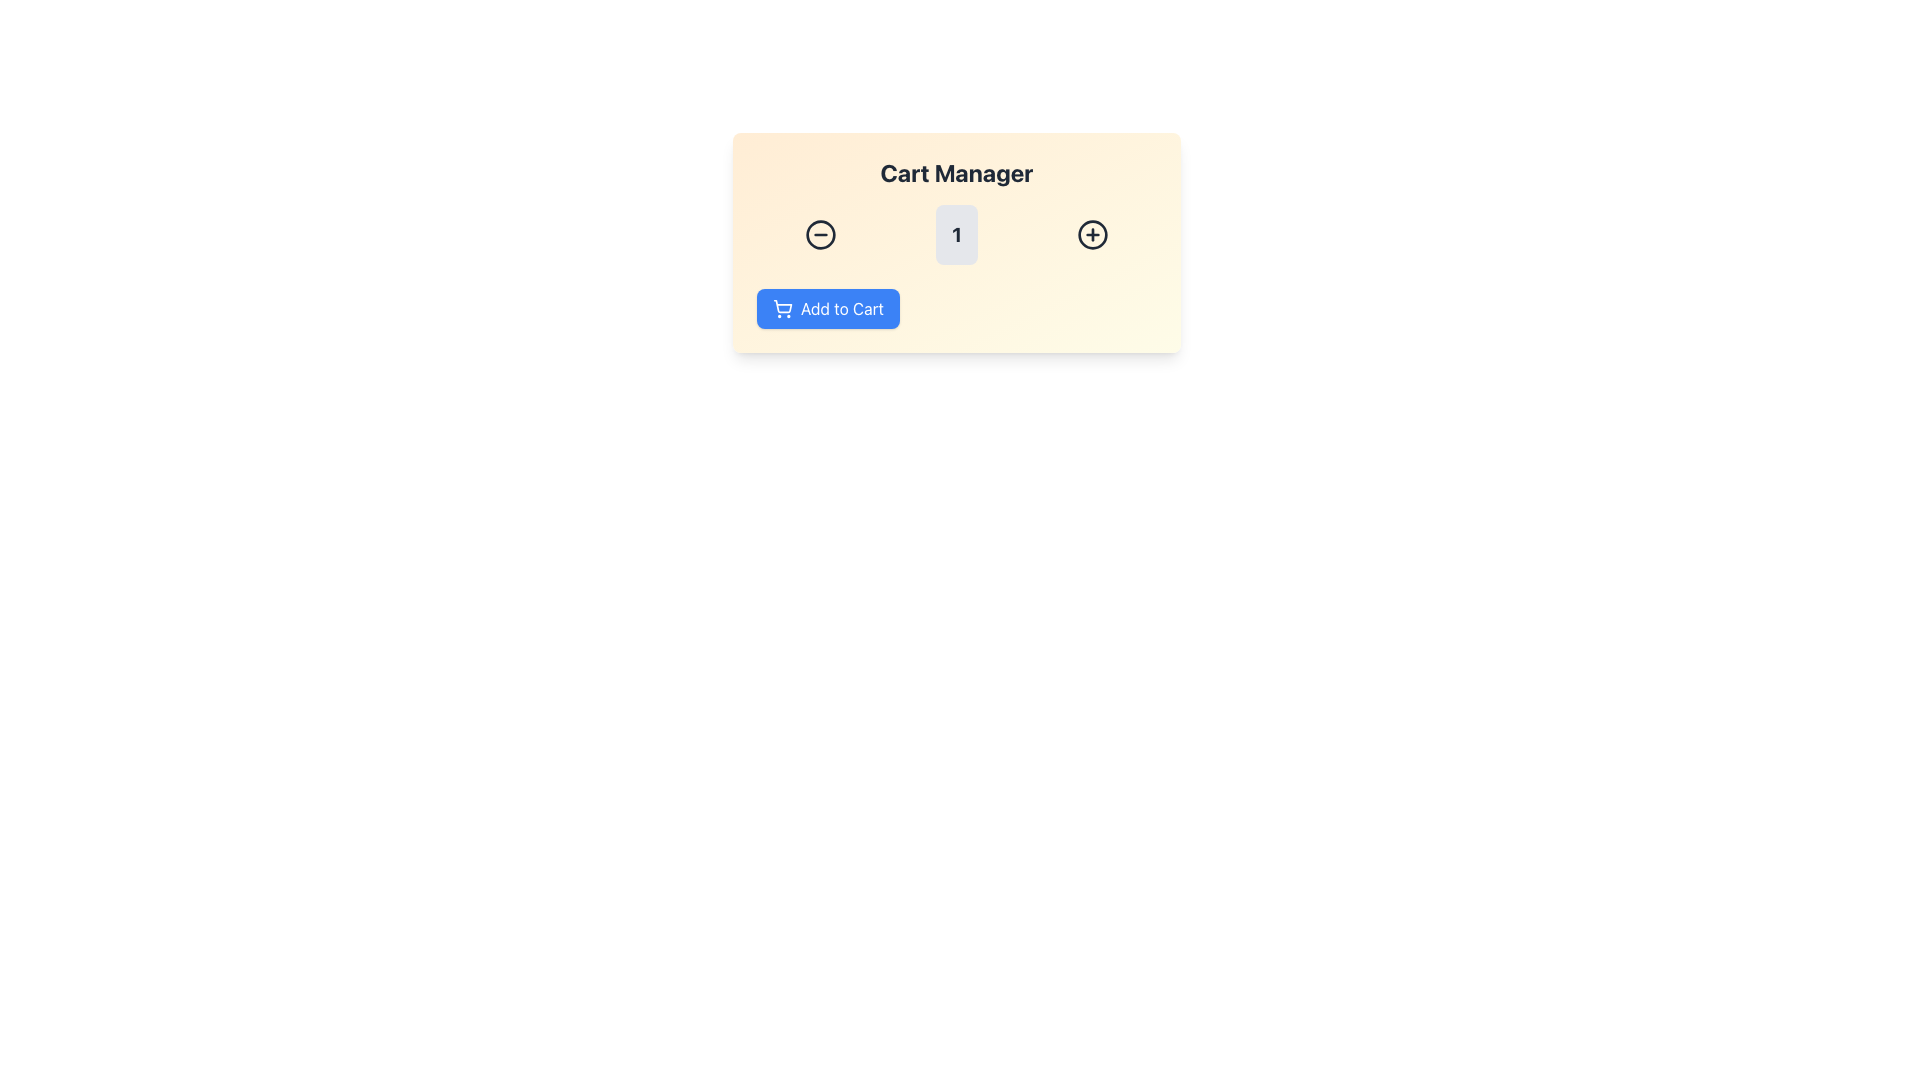 The height and width of the screenshot is (1080, 1920). Describe the element at coordinates (828, 308) in the screenshot. I see `the 'Add to Cart' button, which is a blue rectangular button with rounded corners and white text, located in the lower-left region of the 'Cart Manager' UI component` at that location.